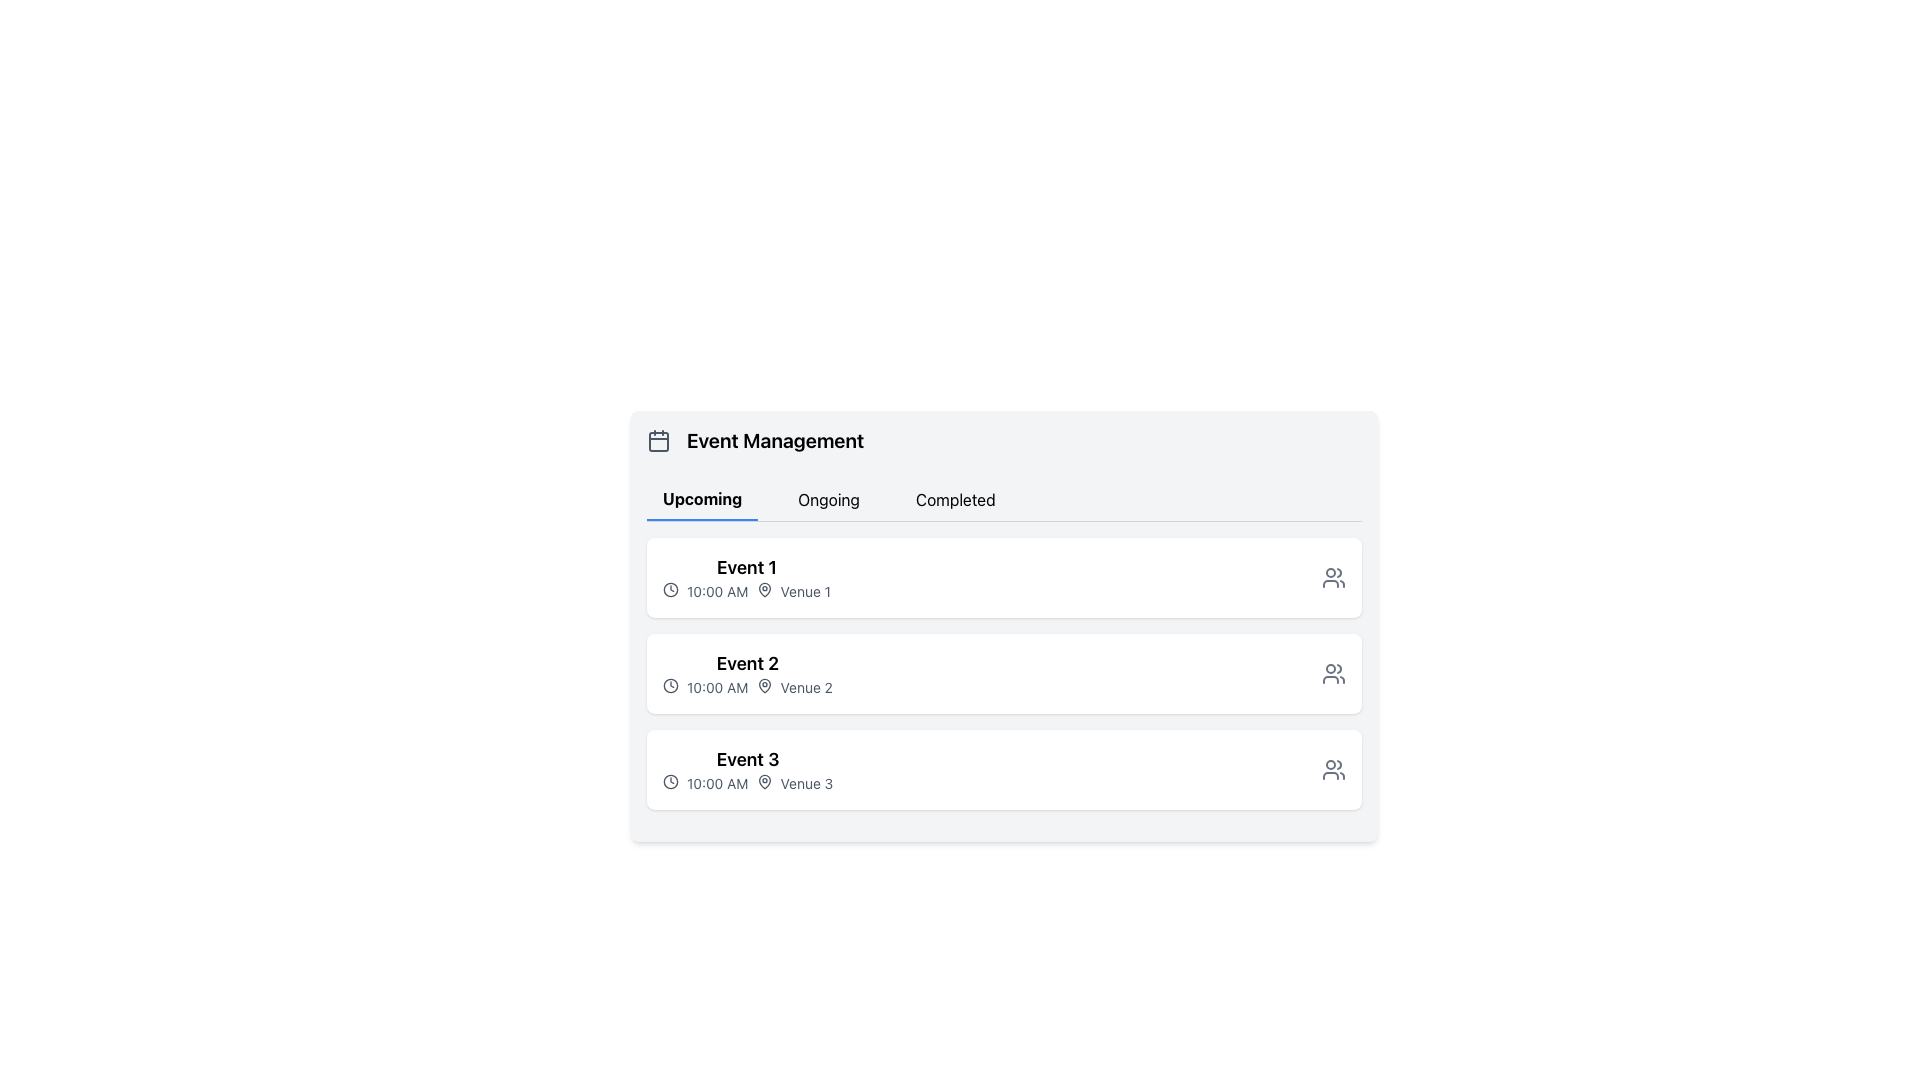  What do you see at coordinates (805, 590) in the screenshot?
I see `the text label displaying the venue name in the topmost event card under the 'Upcoming' tab, positioned after the map pin icon and following the time '10:00 AM'` at bounding box center [805, 590].